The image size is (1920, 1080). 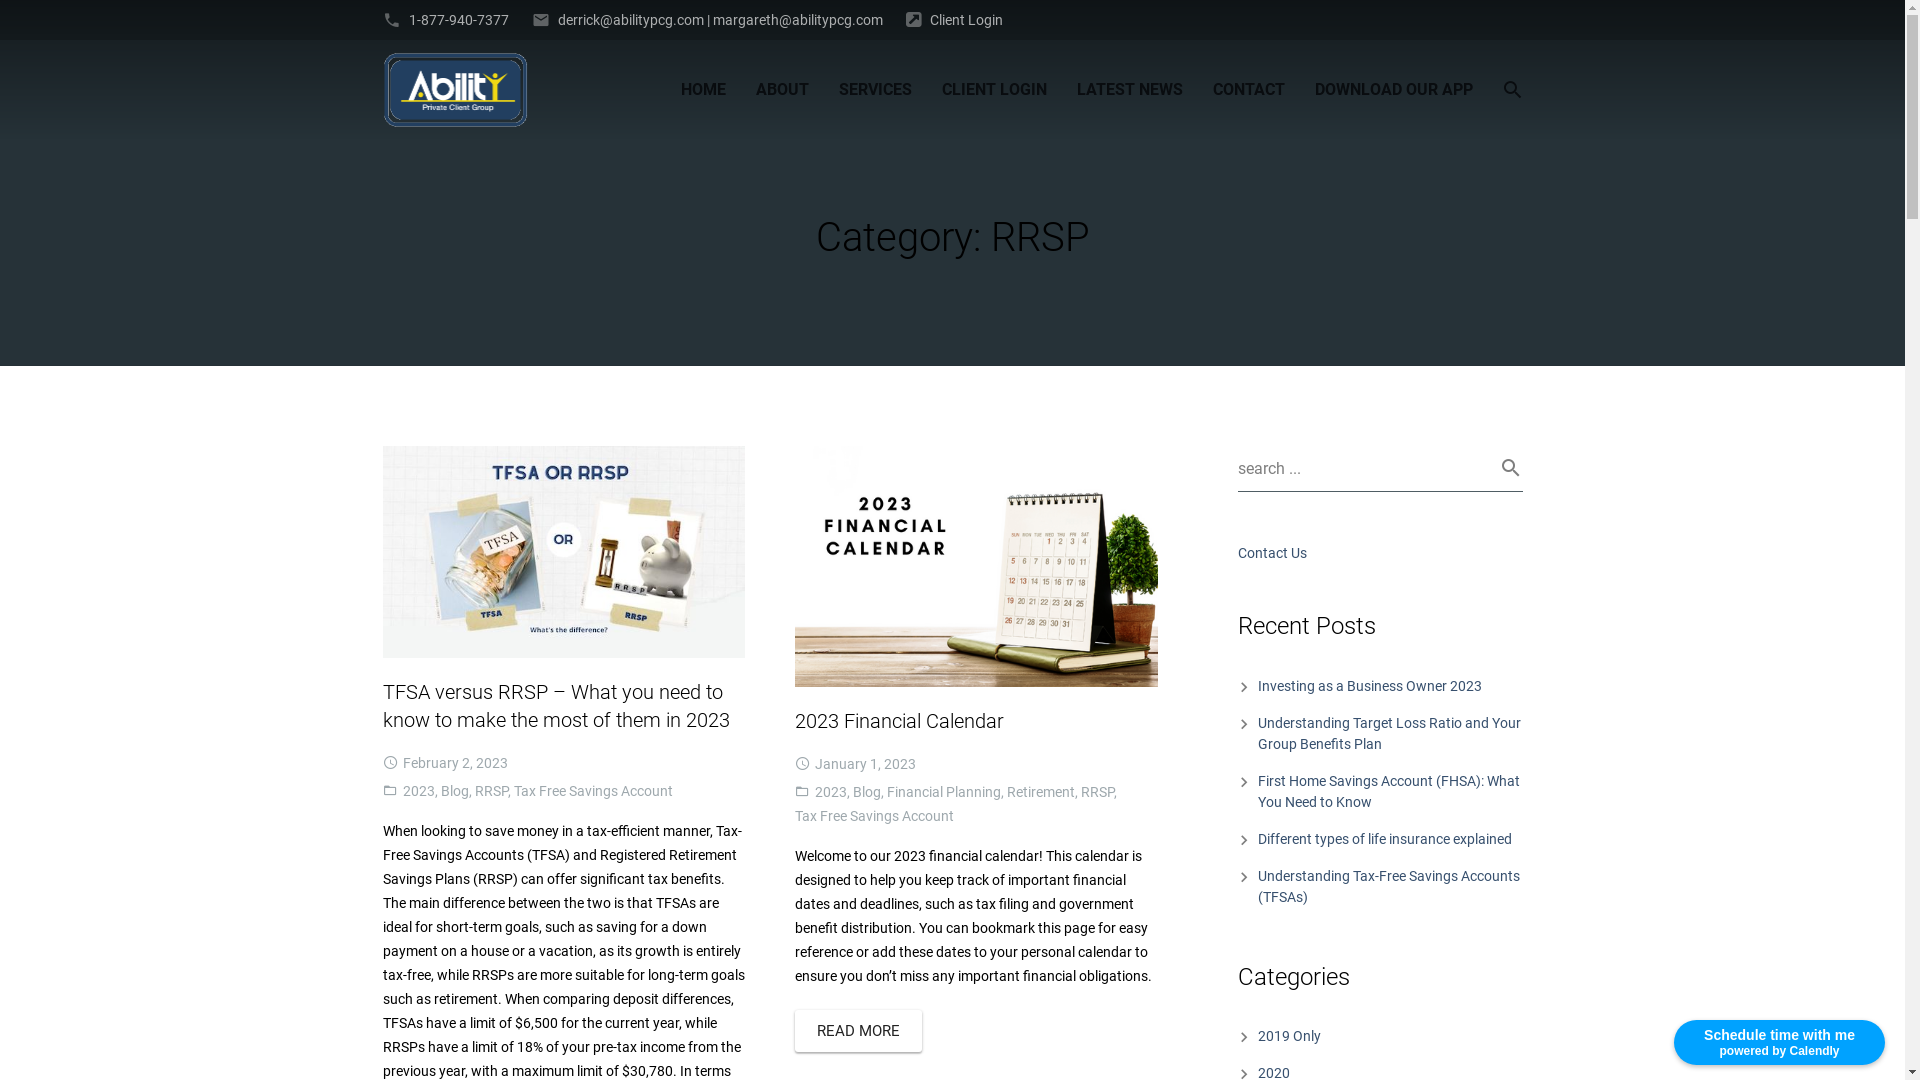 What do you see at coordinates (1096, 790) in the screenshot?
I see `'RRSP'` at bounding box center [1096, 790].